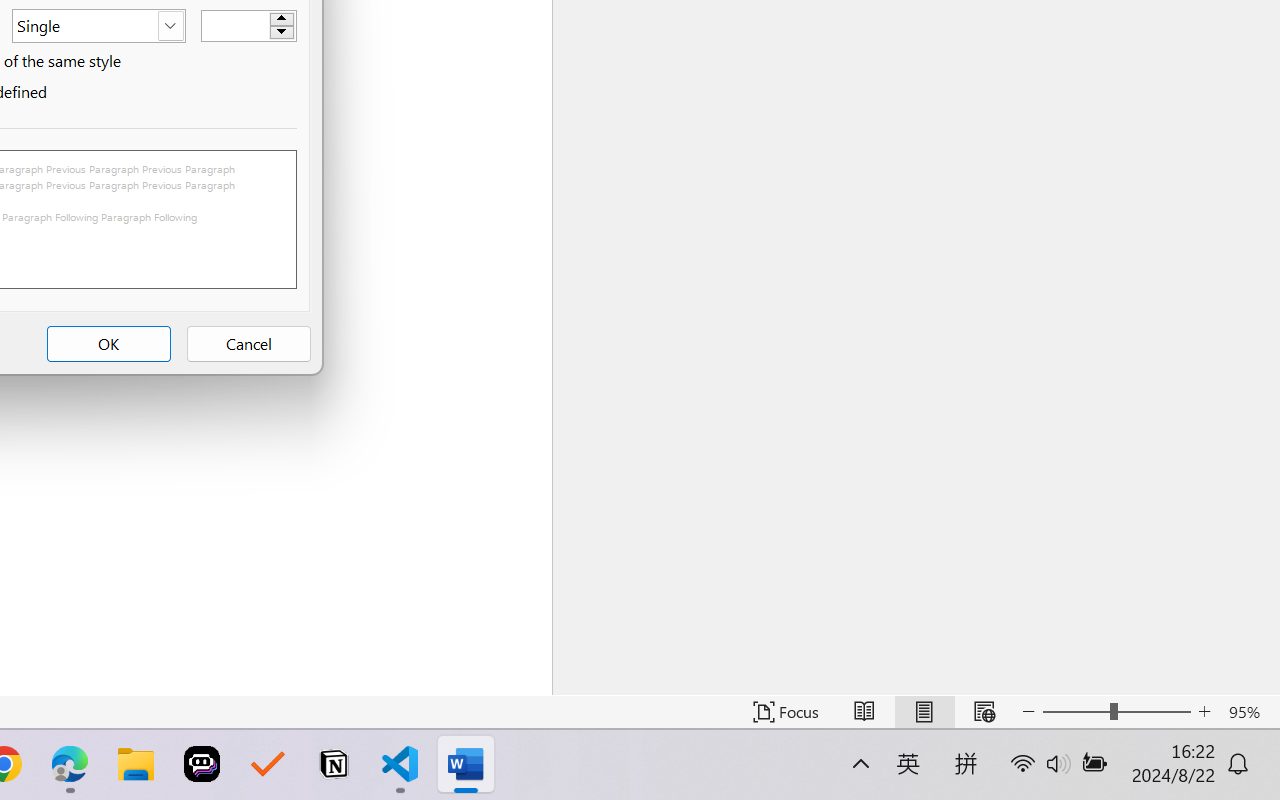 Image resolution: width=1280 pixels, height=800 pixels. I want to click on 'OK', so click(107, 344).